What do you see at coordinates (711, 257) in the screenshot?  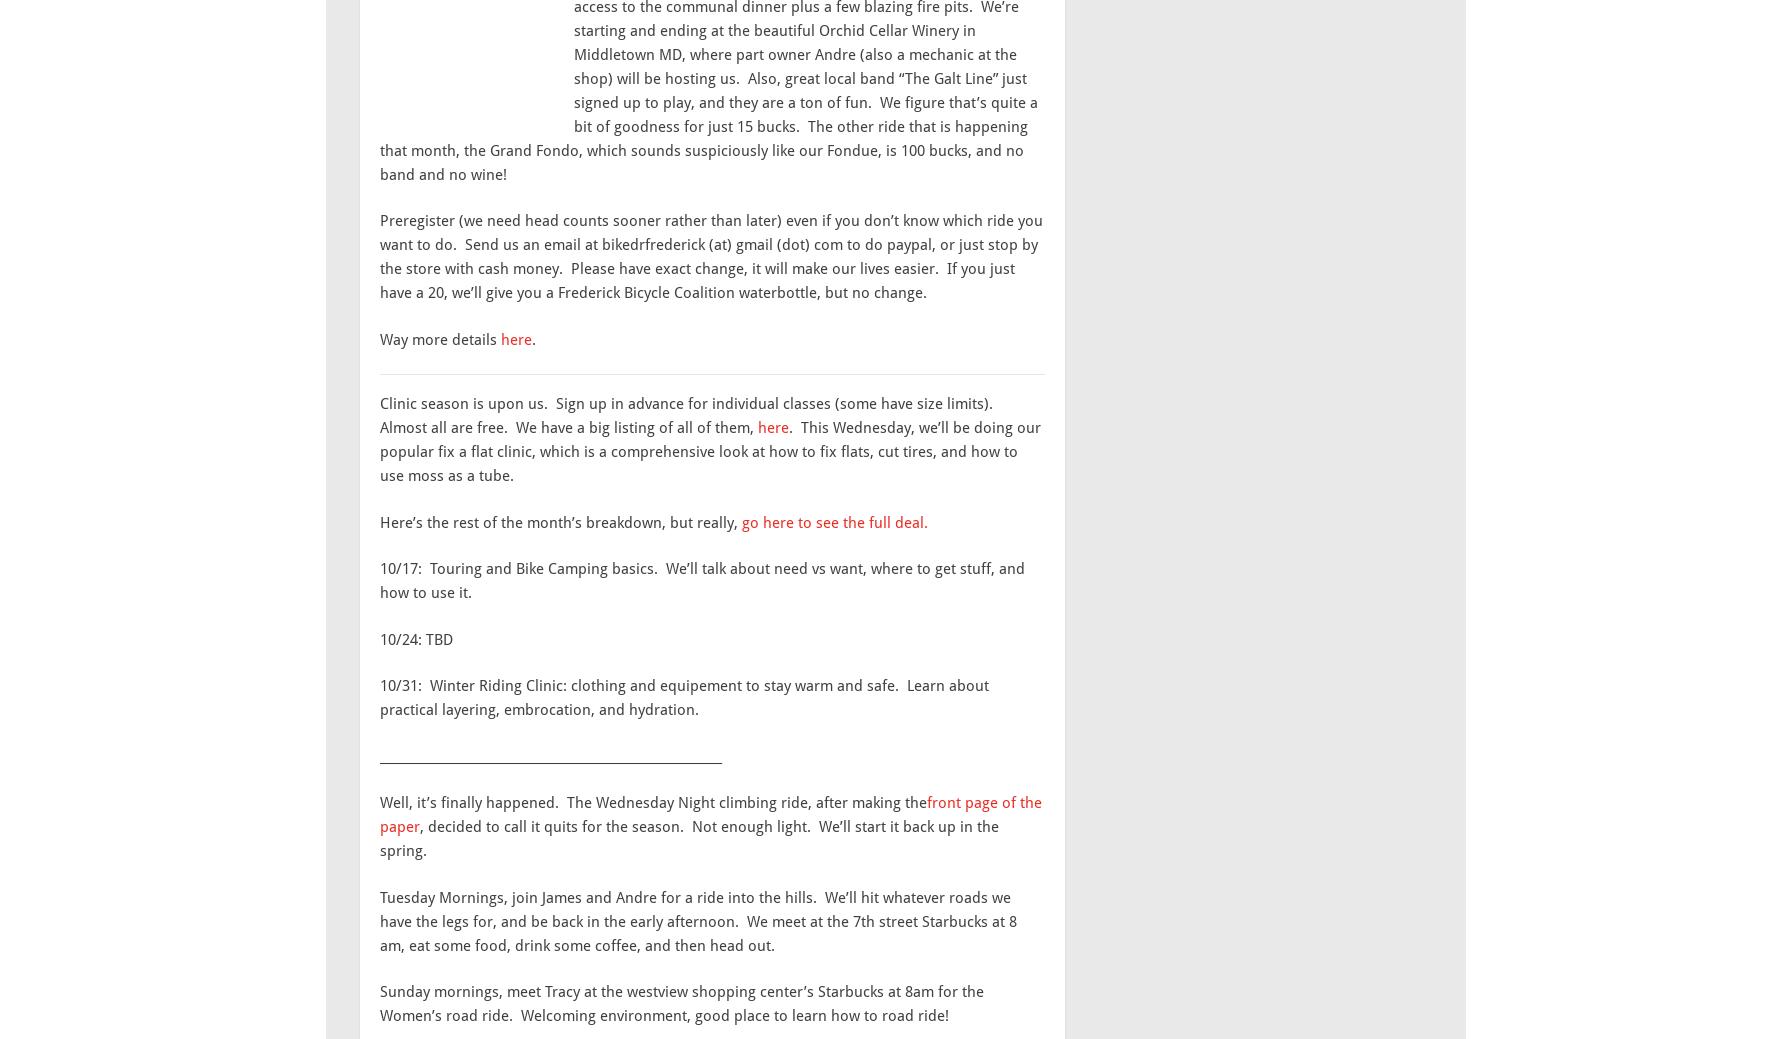 I see `'Preregister (we need head counts sooner rather than later) even if you don’t know which ride you want to do.  Send us an email at bikedrfrederick (at) gmail (dot) com to do paypal, or just stop by the store with cash money.  Please have exact change, it will make our lives easier.  If you just have a 20, we’ll give you a Frederick Bicycle Coalition waterbottle, but no change.'` at bounding box center [711, 257].